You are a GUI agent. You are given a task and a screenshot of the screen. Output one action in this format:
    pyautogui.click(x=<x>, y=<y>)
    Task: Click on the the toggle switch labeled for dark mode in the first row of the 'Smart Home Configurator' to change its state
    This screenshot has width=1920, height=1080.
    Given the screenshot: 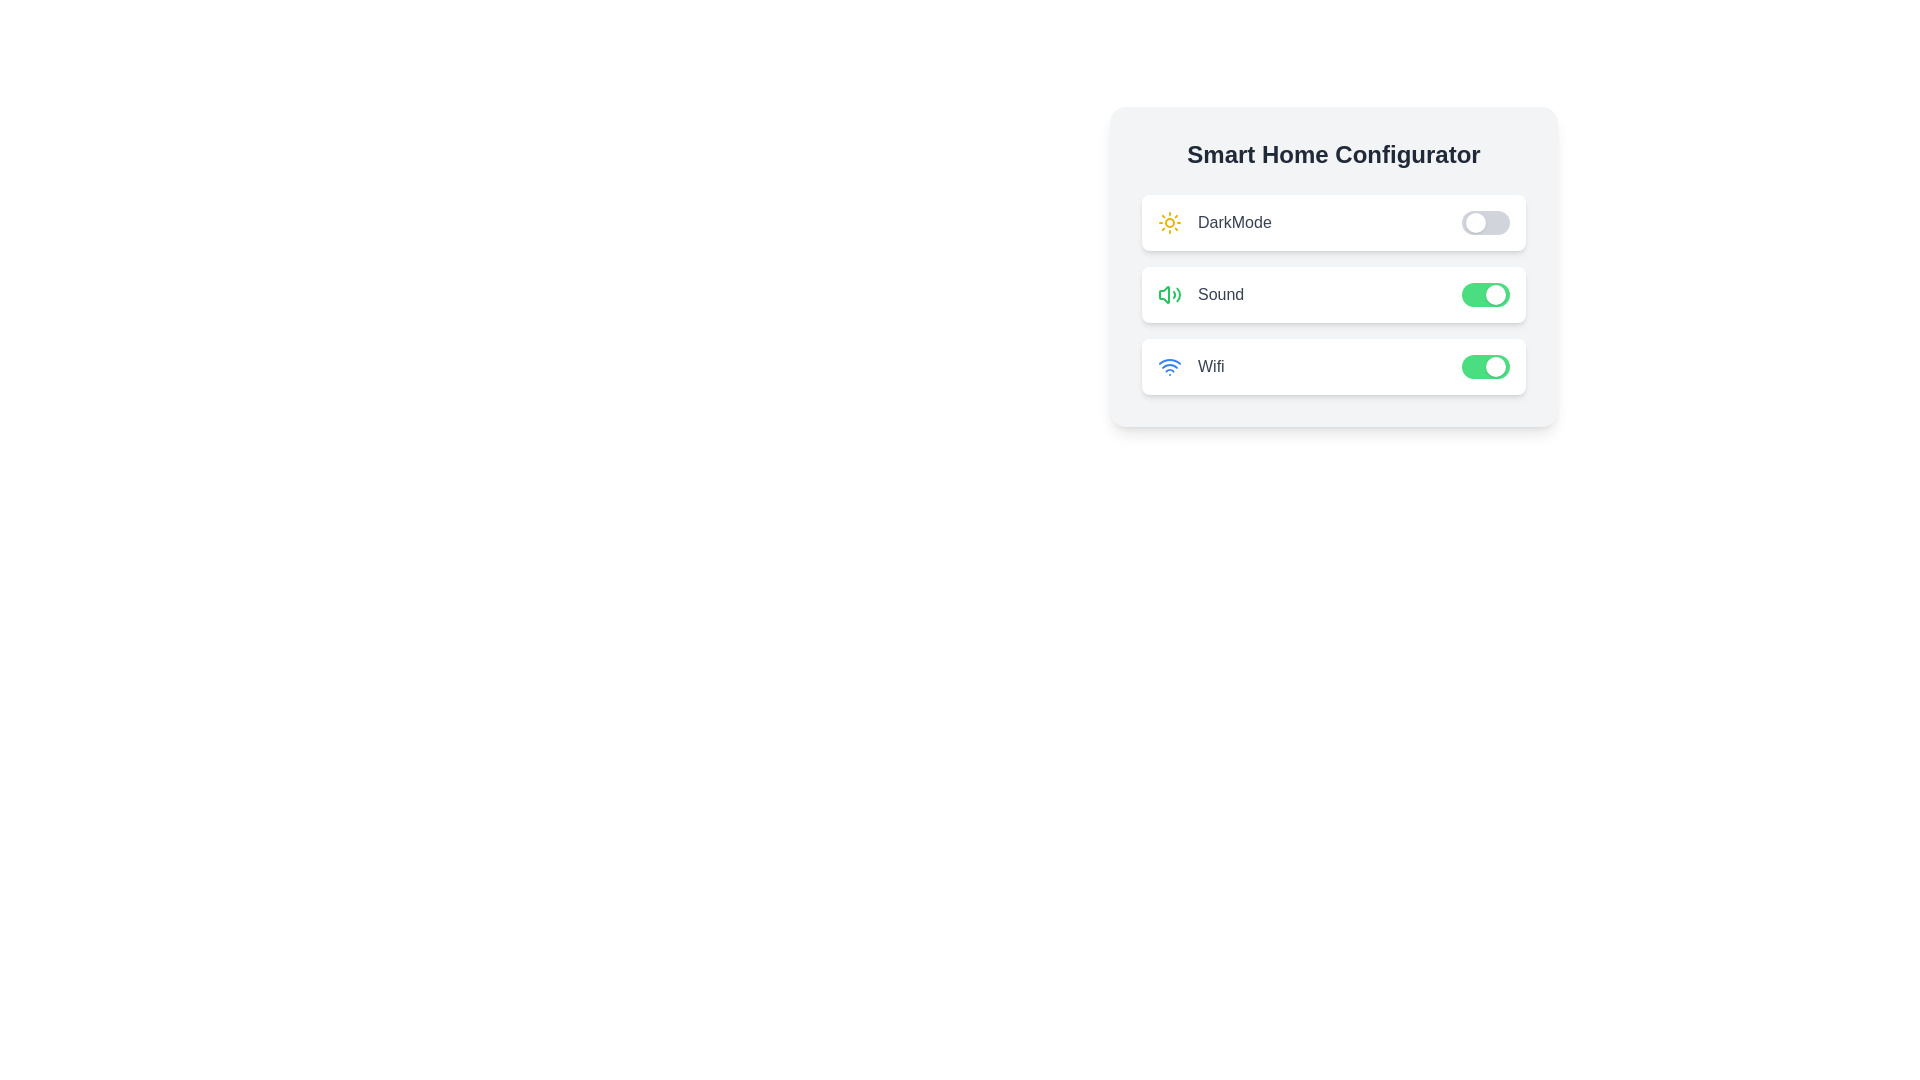 What is the action you would take?
    pyautogui.click(x=1334, y=223)
    